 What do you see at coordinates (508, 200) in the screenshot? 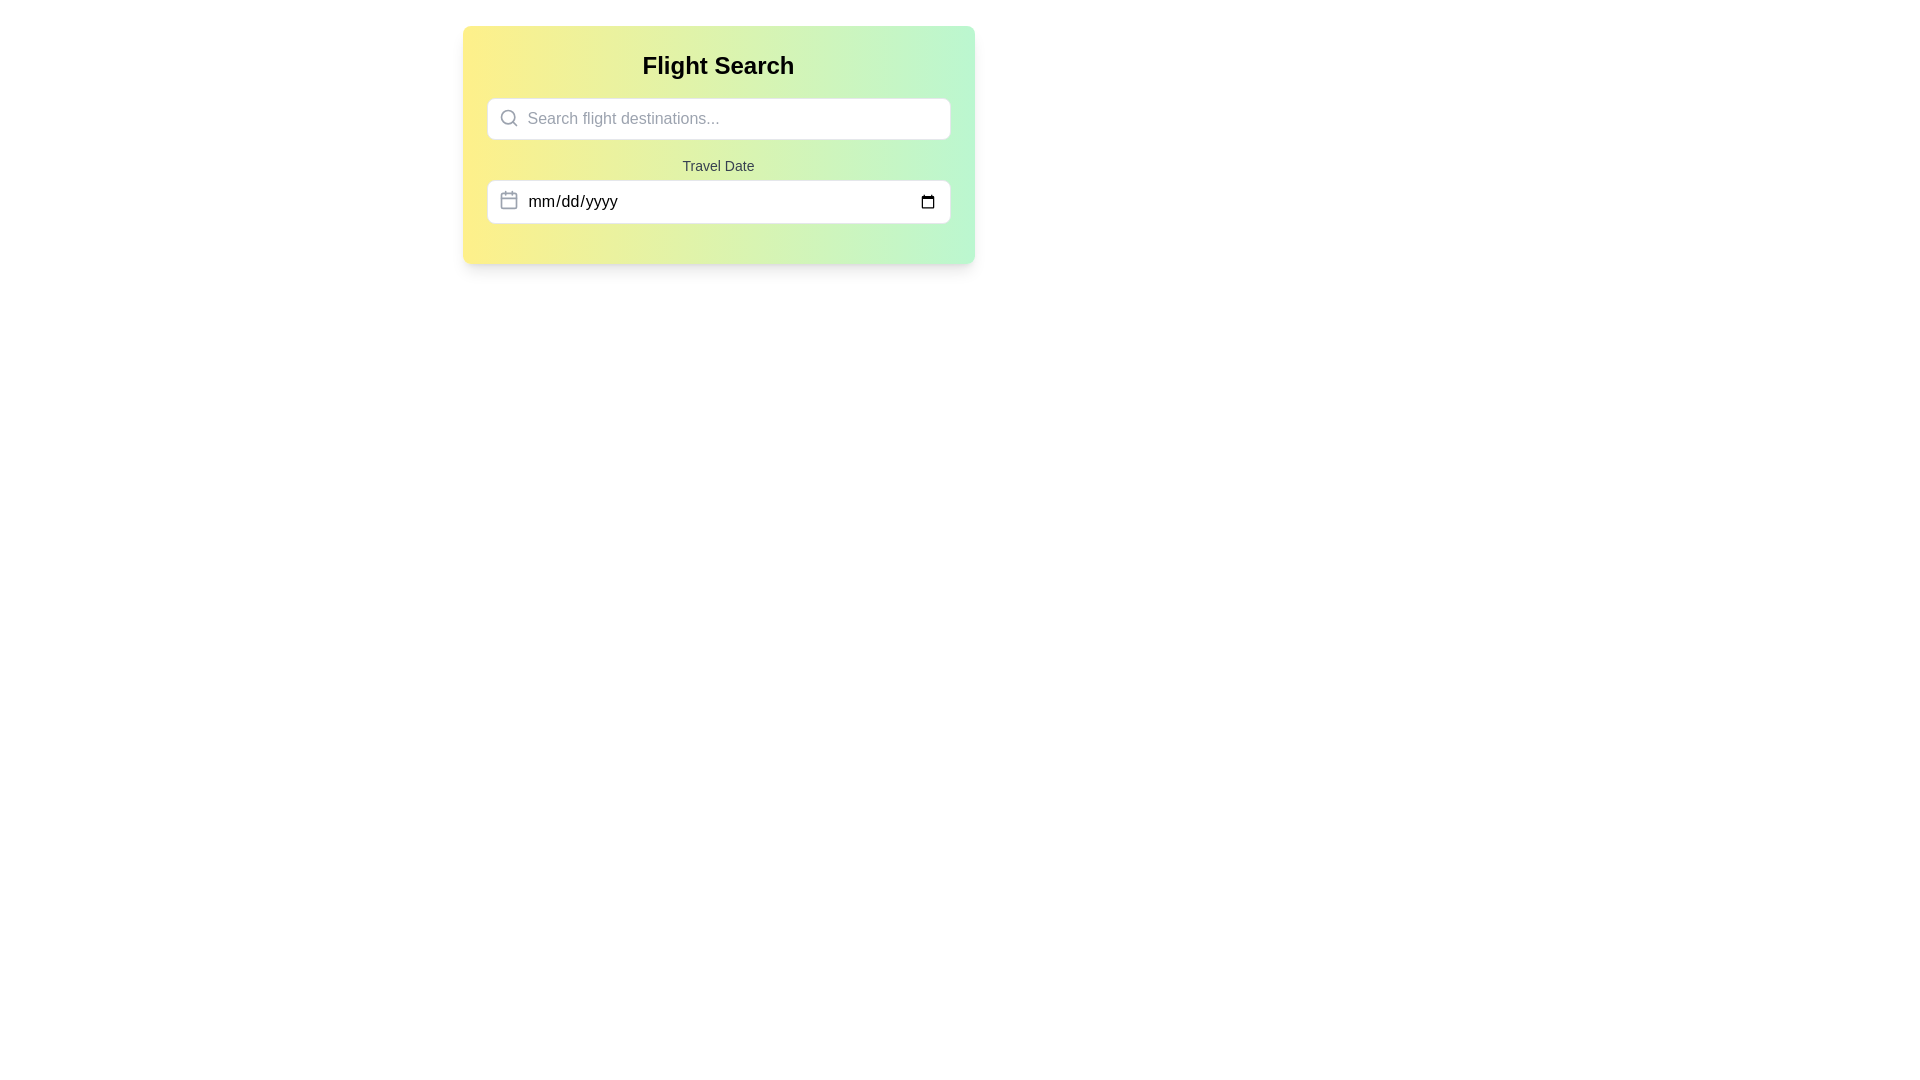
I see `the decorative calendar icon located immediately to the left of the 'mm/dd/yyyy' date input field in the second row of the form` at bounding box center [508, 200].